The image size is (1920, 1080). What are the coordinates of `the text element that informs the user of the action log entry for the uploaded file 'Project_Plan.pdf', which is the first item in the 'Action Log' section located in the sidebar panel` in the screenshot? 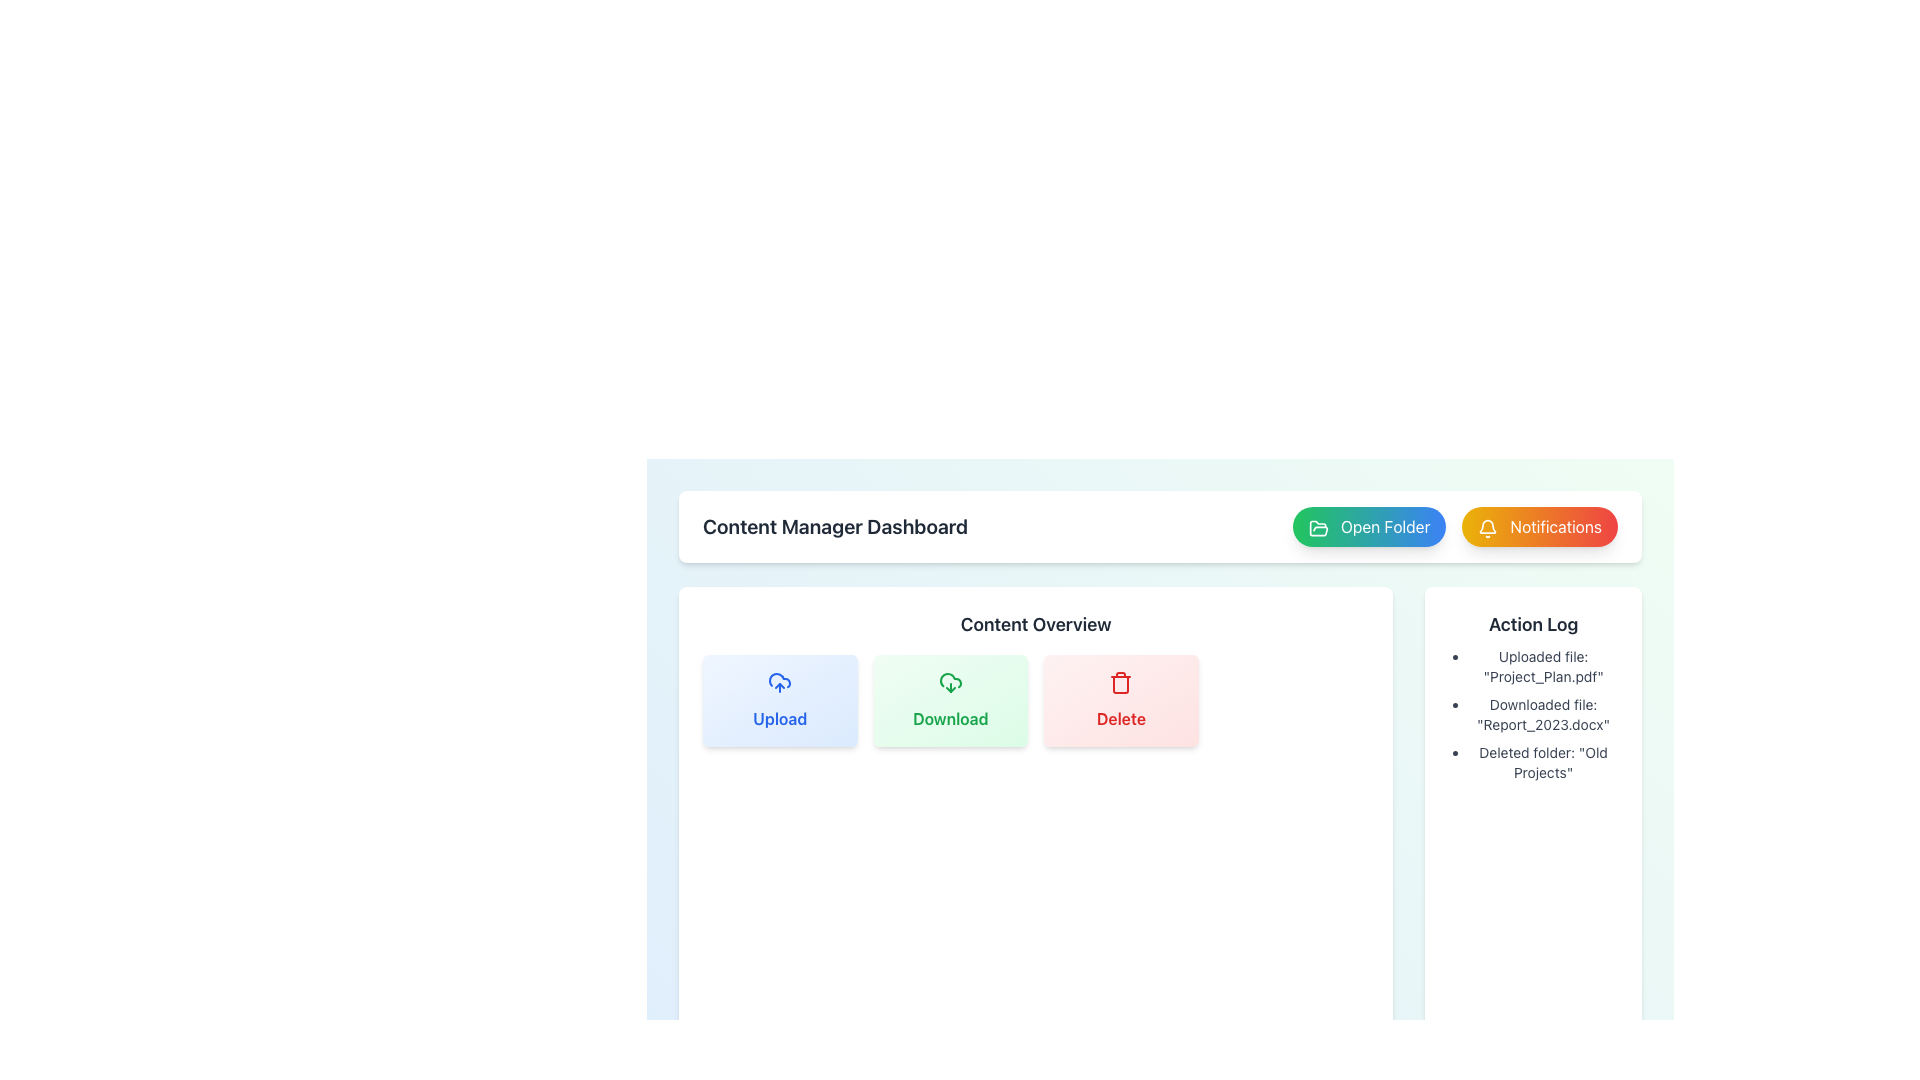 It's located at (1542, 667).